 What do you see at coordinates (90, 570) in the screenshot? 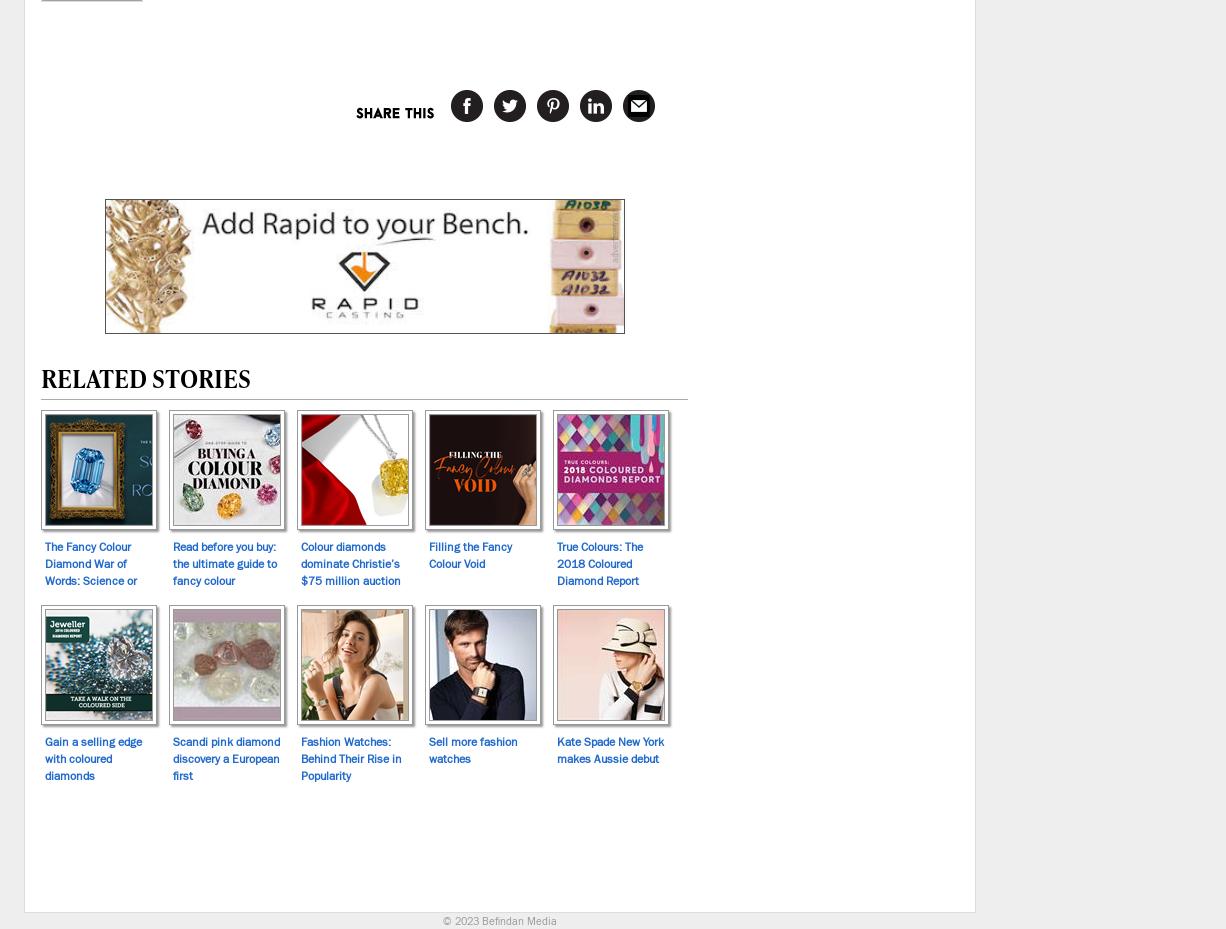
I see `'The Fancy Colour Diamond War of Words: Science or Romance?'` at bounding box center [90, 570].